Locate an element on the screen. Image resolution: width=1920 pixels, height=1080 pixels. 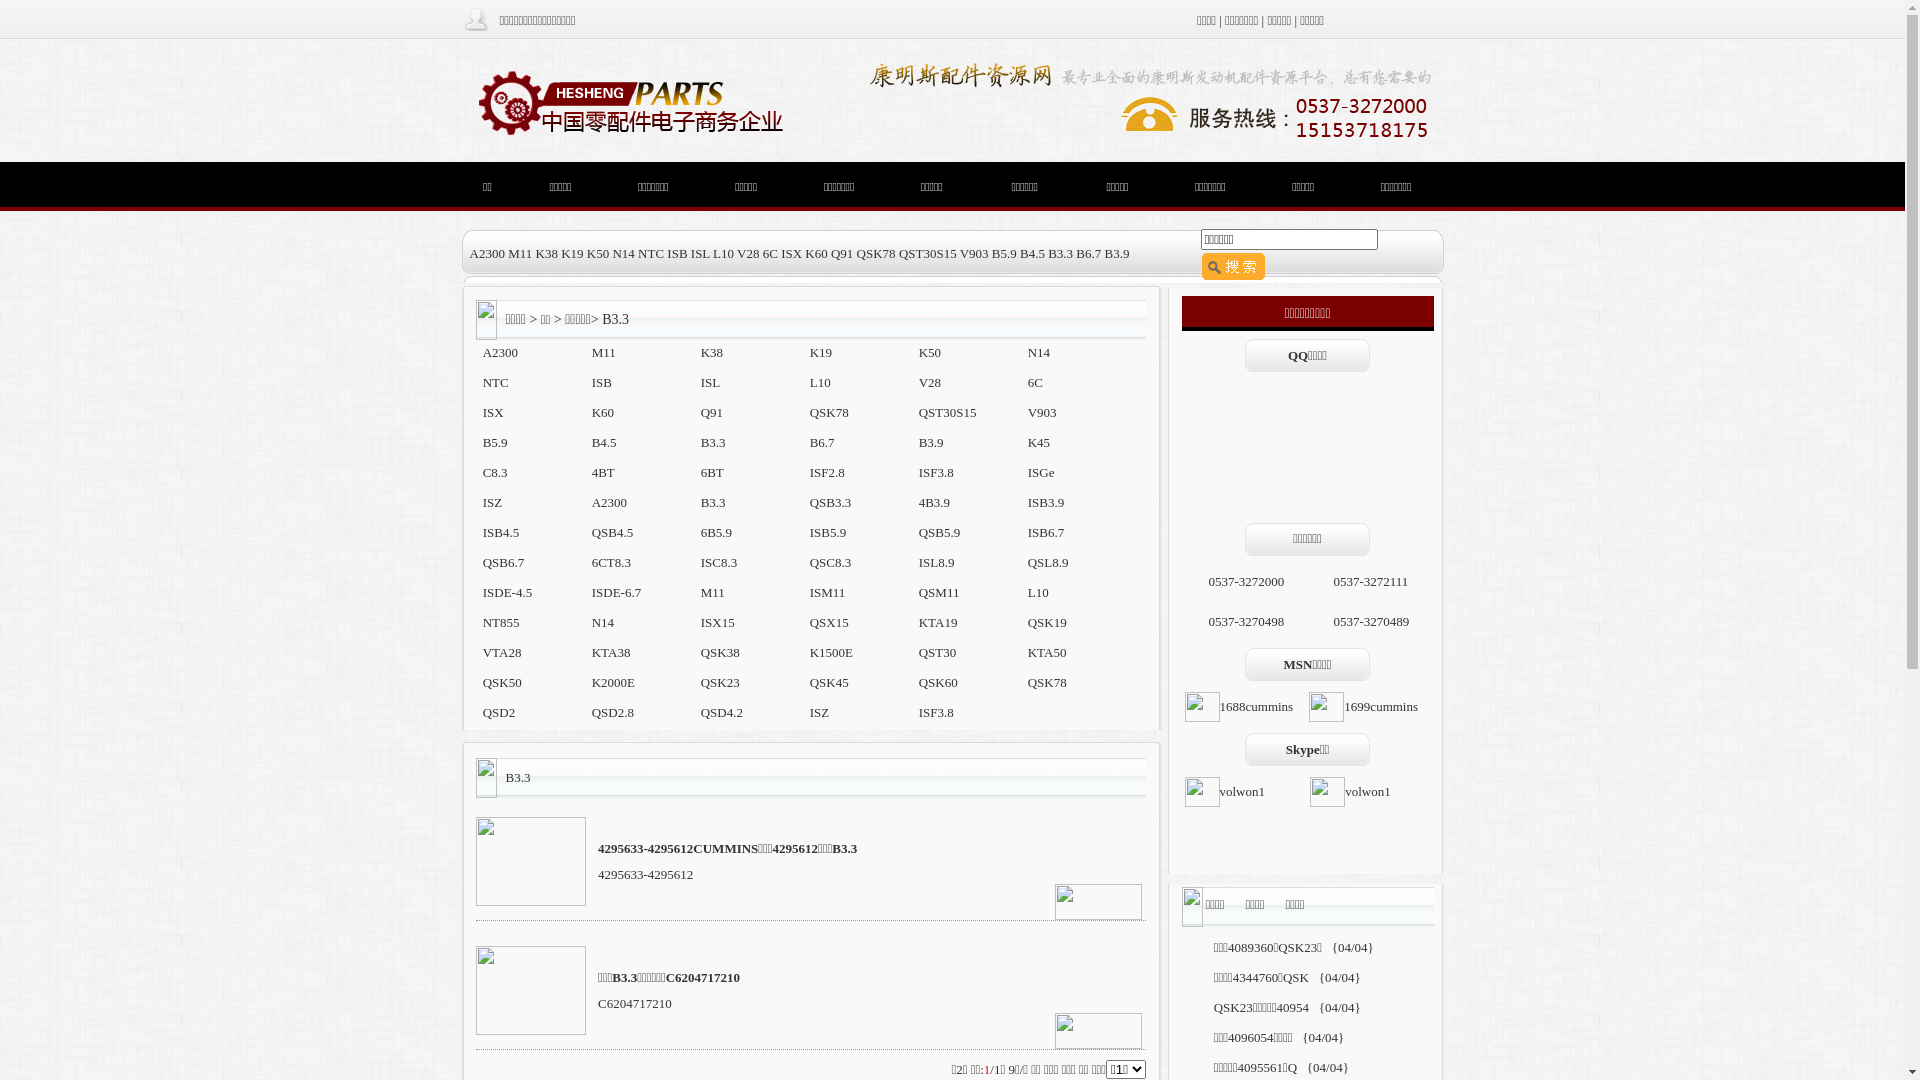
'NTC' is located at coordinates (495, 382).